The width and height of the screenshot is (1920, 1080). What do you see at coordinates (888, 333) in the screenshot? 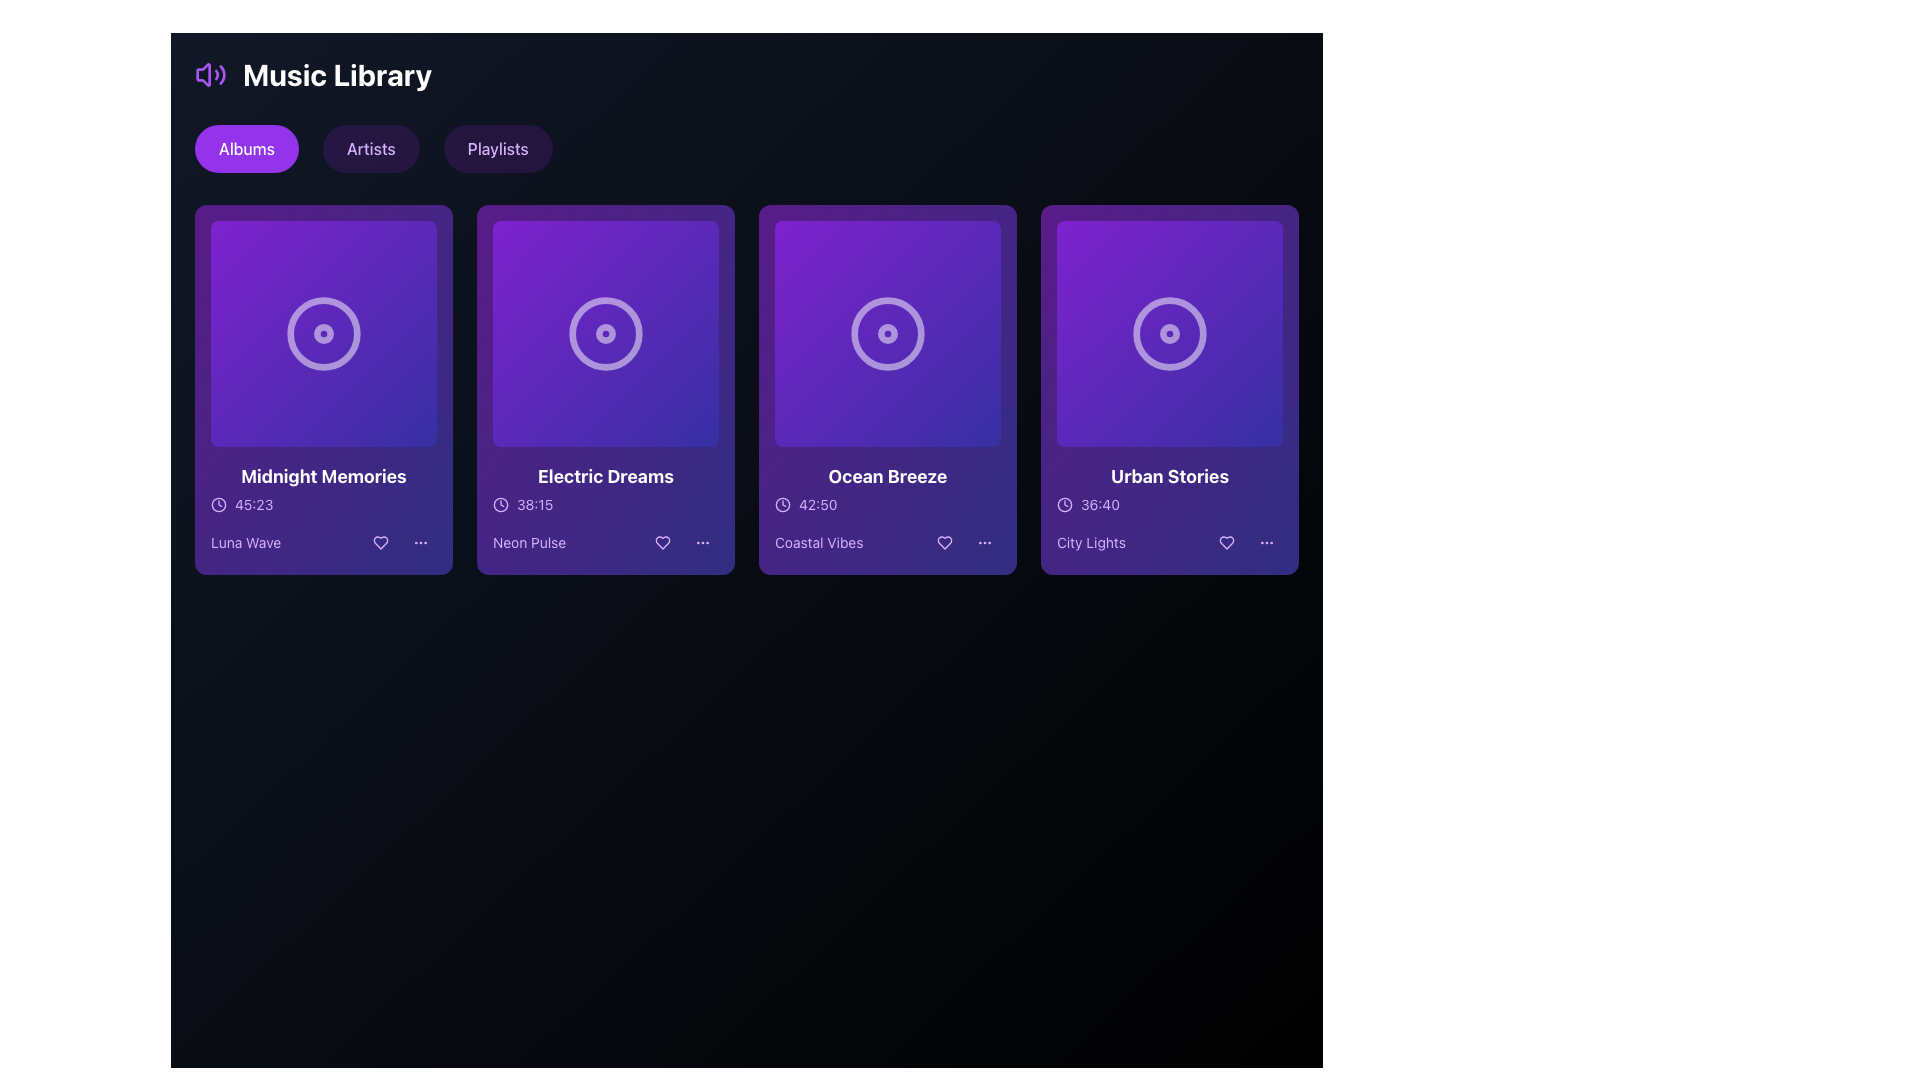
I see `the play icon in the third card of the horizontally aligned album cards` at bounding box center [888, 333].